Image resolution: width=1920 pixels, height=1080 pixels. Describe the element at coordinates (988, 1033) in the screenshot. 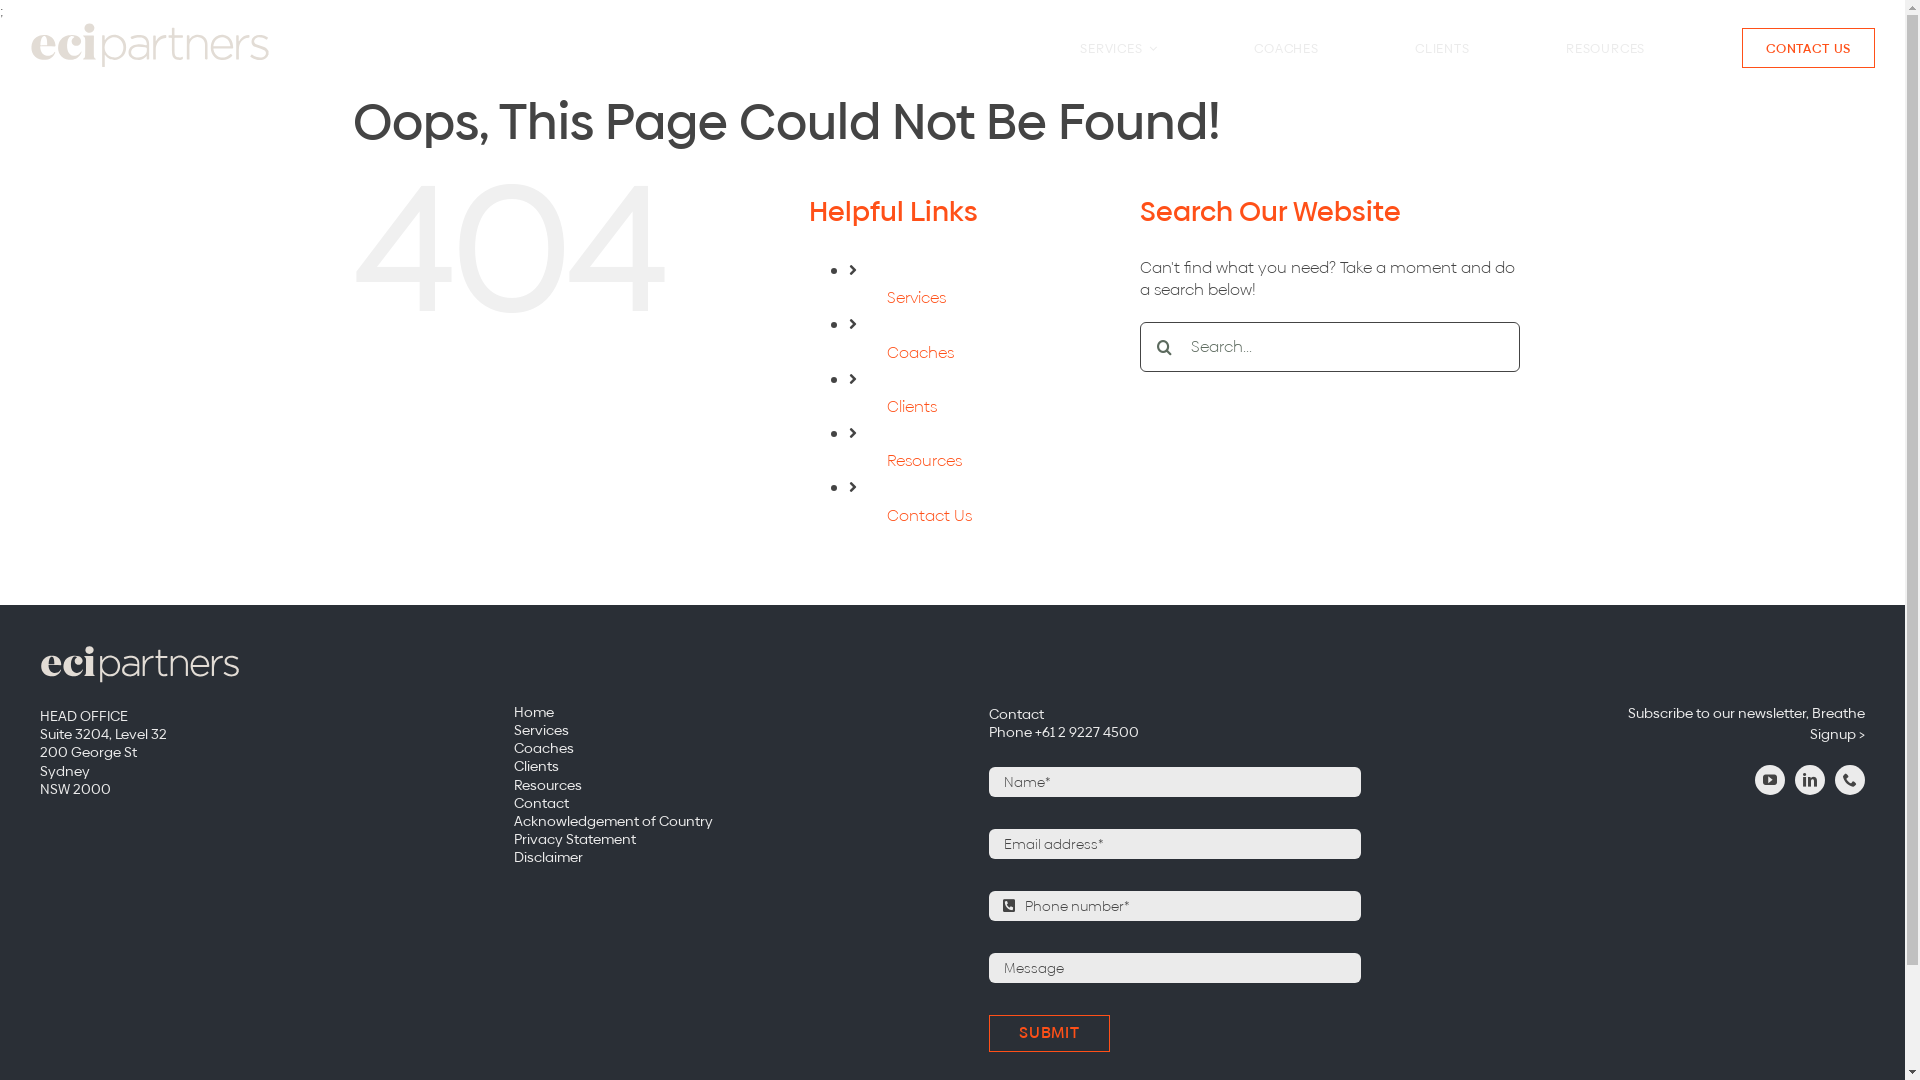

I see `'SUBMIT'` at that location.